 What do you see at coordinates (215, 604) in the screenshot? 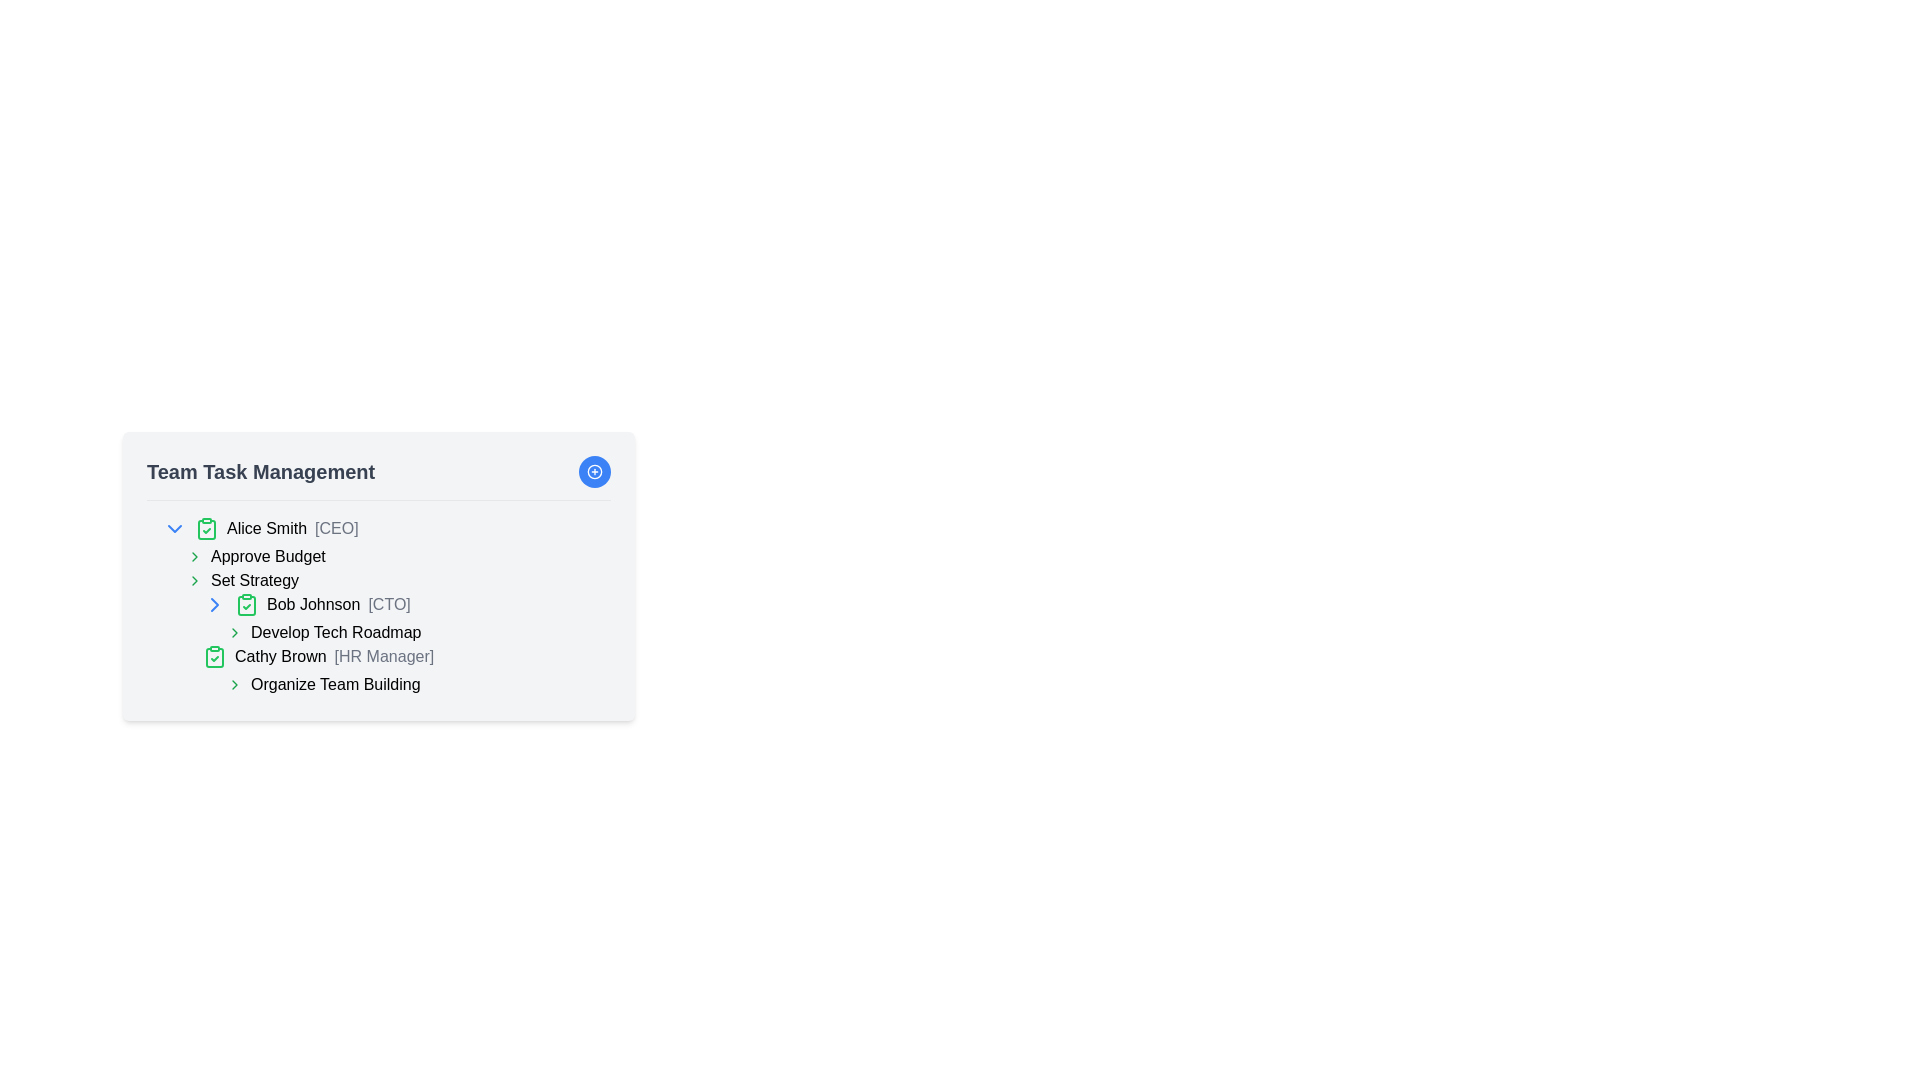
I see `the chevron button` at bounding box center [215, 604].